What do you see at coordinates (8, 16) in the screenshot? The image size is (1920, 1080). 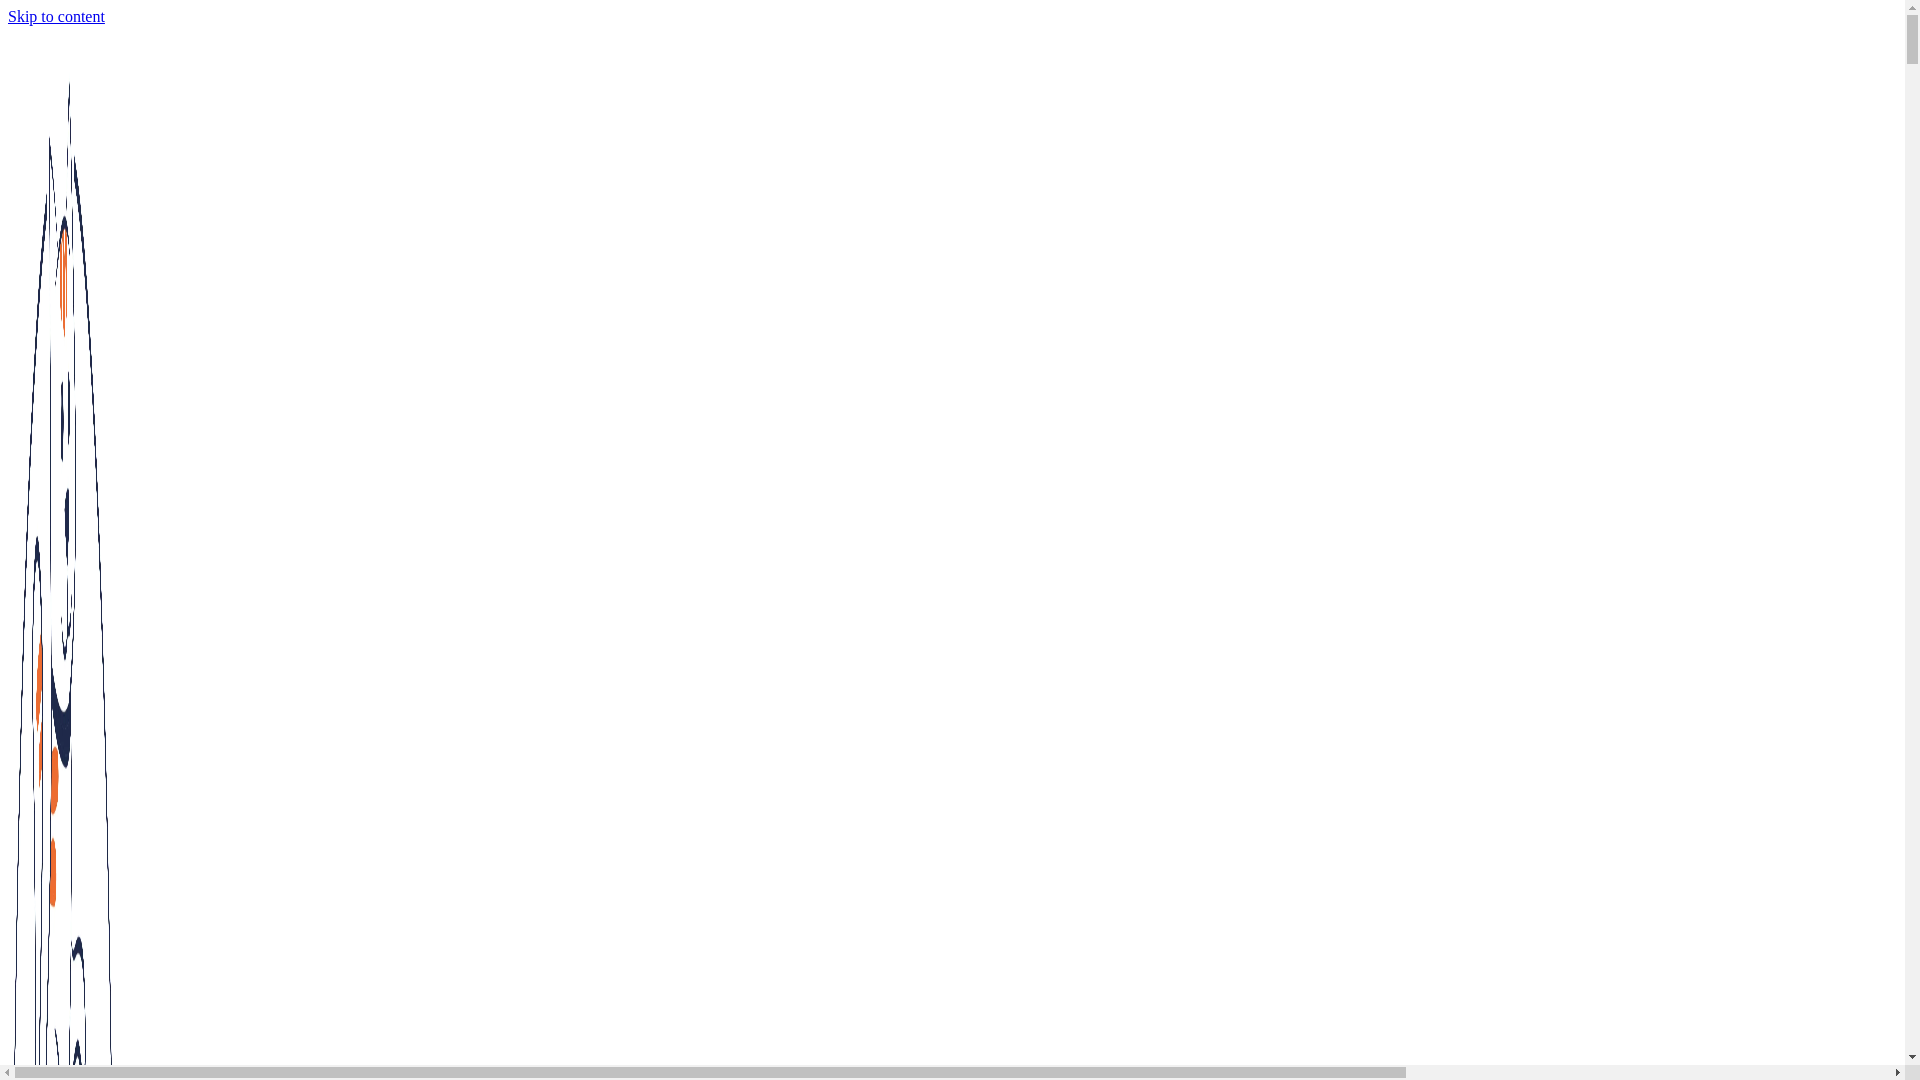 I see `'Skip to content'` at bounding box center [8, 16].